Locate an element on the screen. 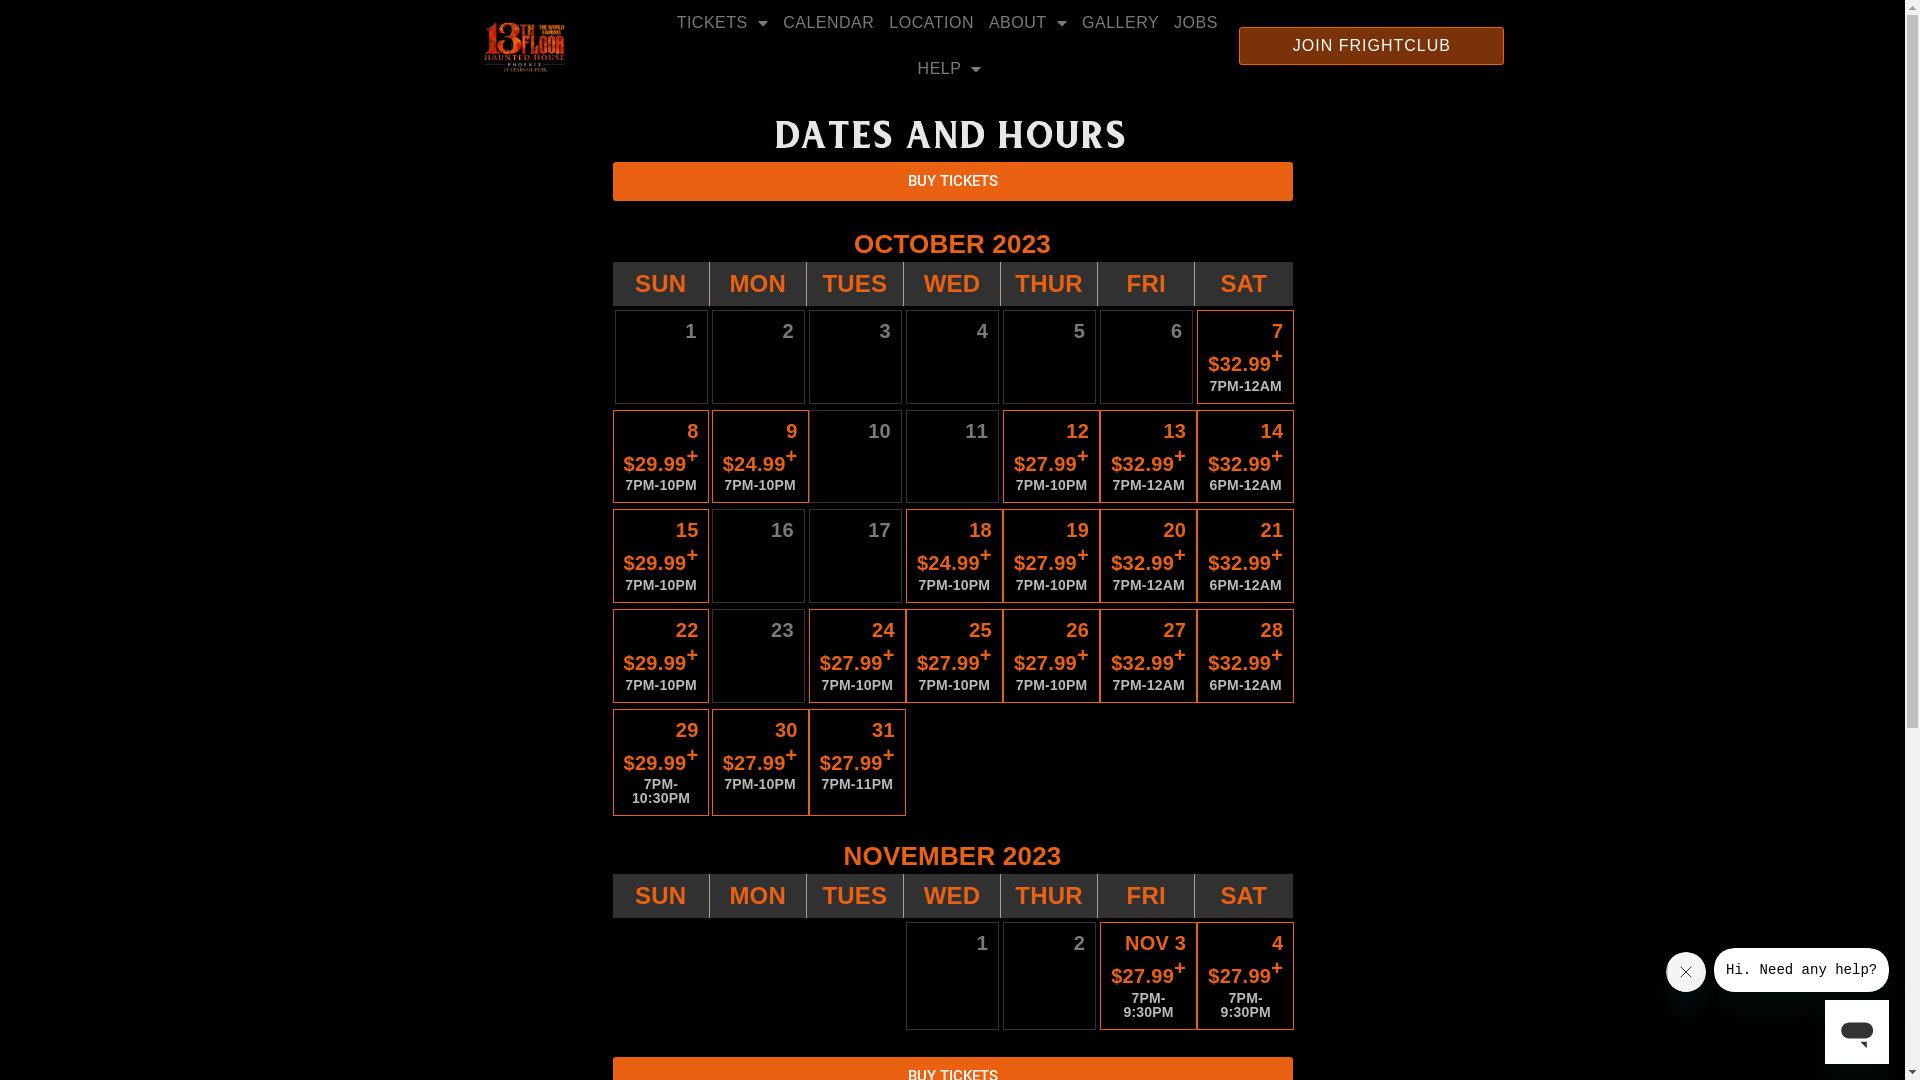 This screenshot has width=1920, height=1080. 'GALLERY' is located at coordinates (1075, 23).